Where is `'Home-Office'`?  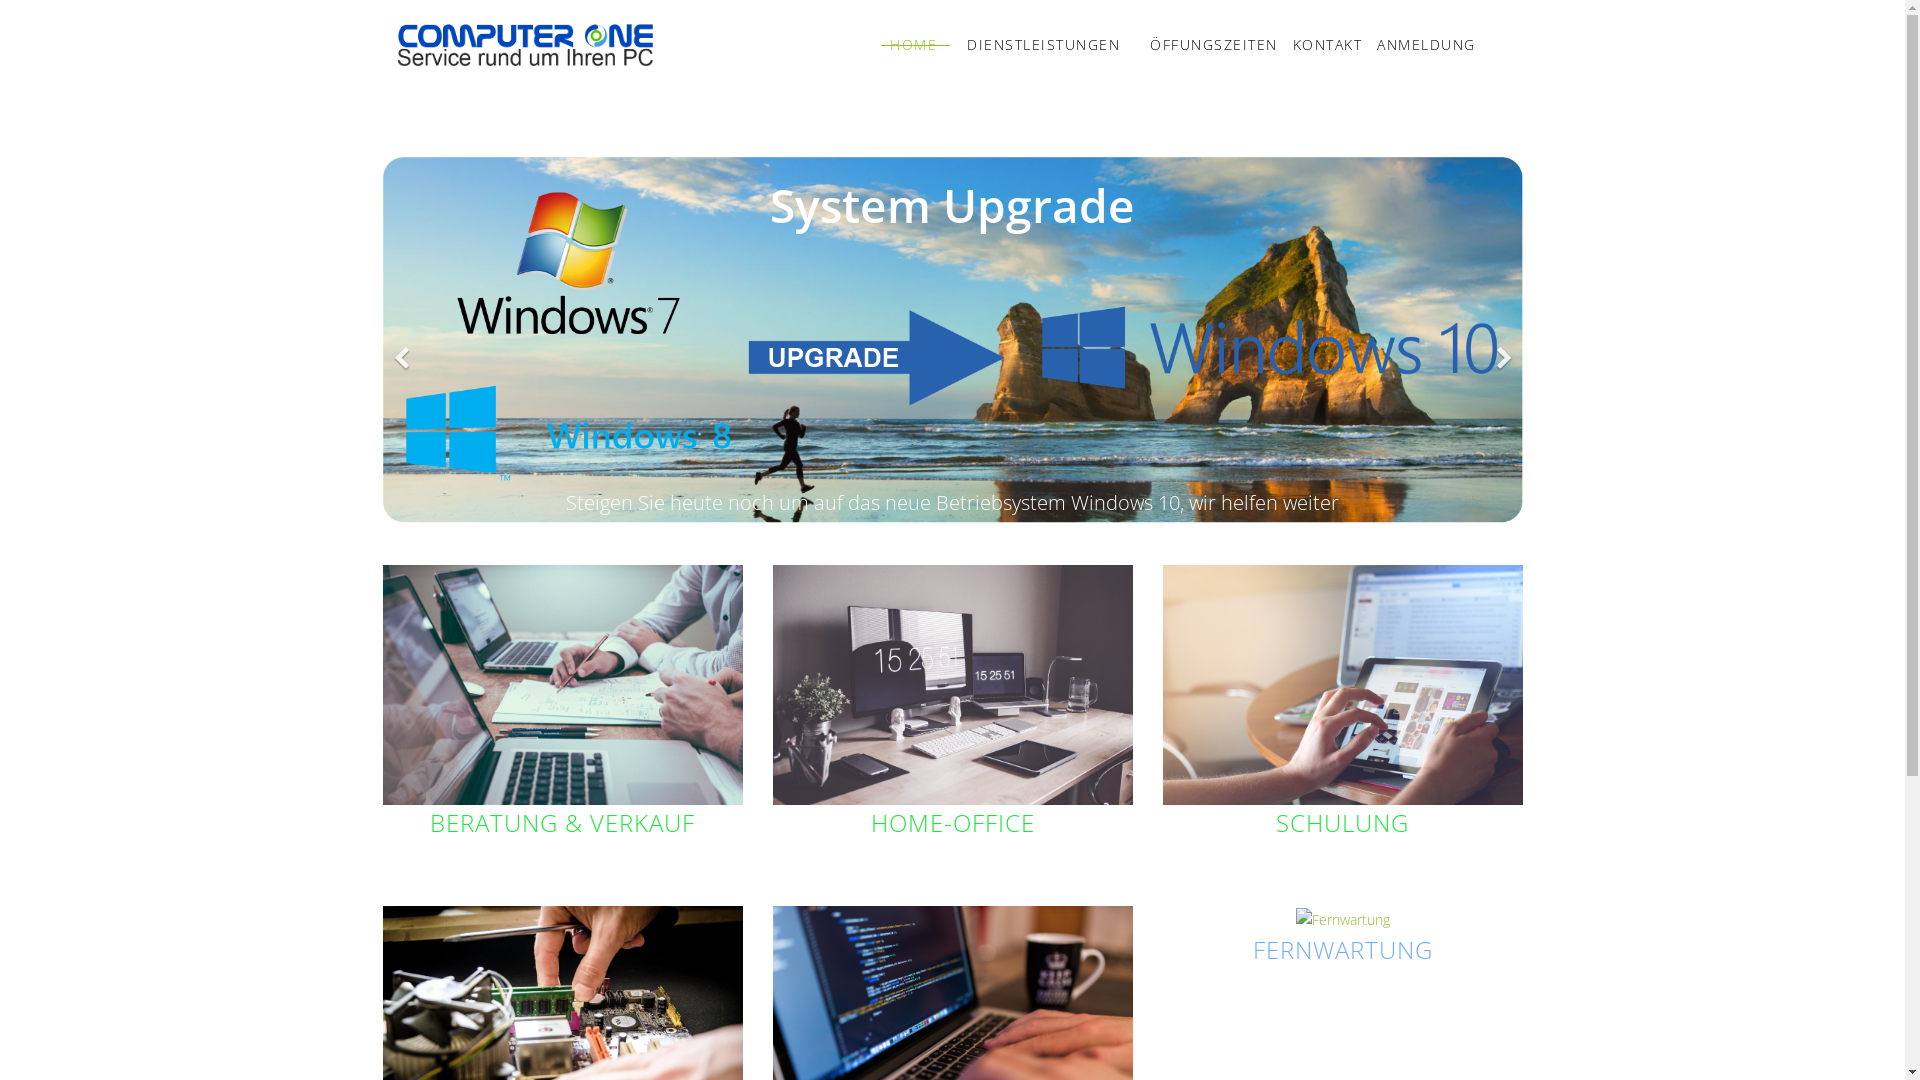
'Home-Office' is located at coordinates (950, 684).